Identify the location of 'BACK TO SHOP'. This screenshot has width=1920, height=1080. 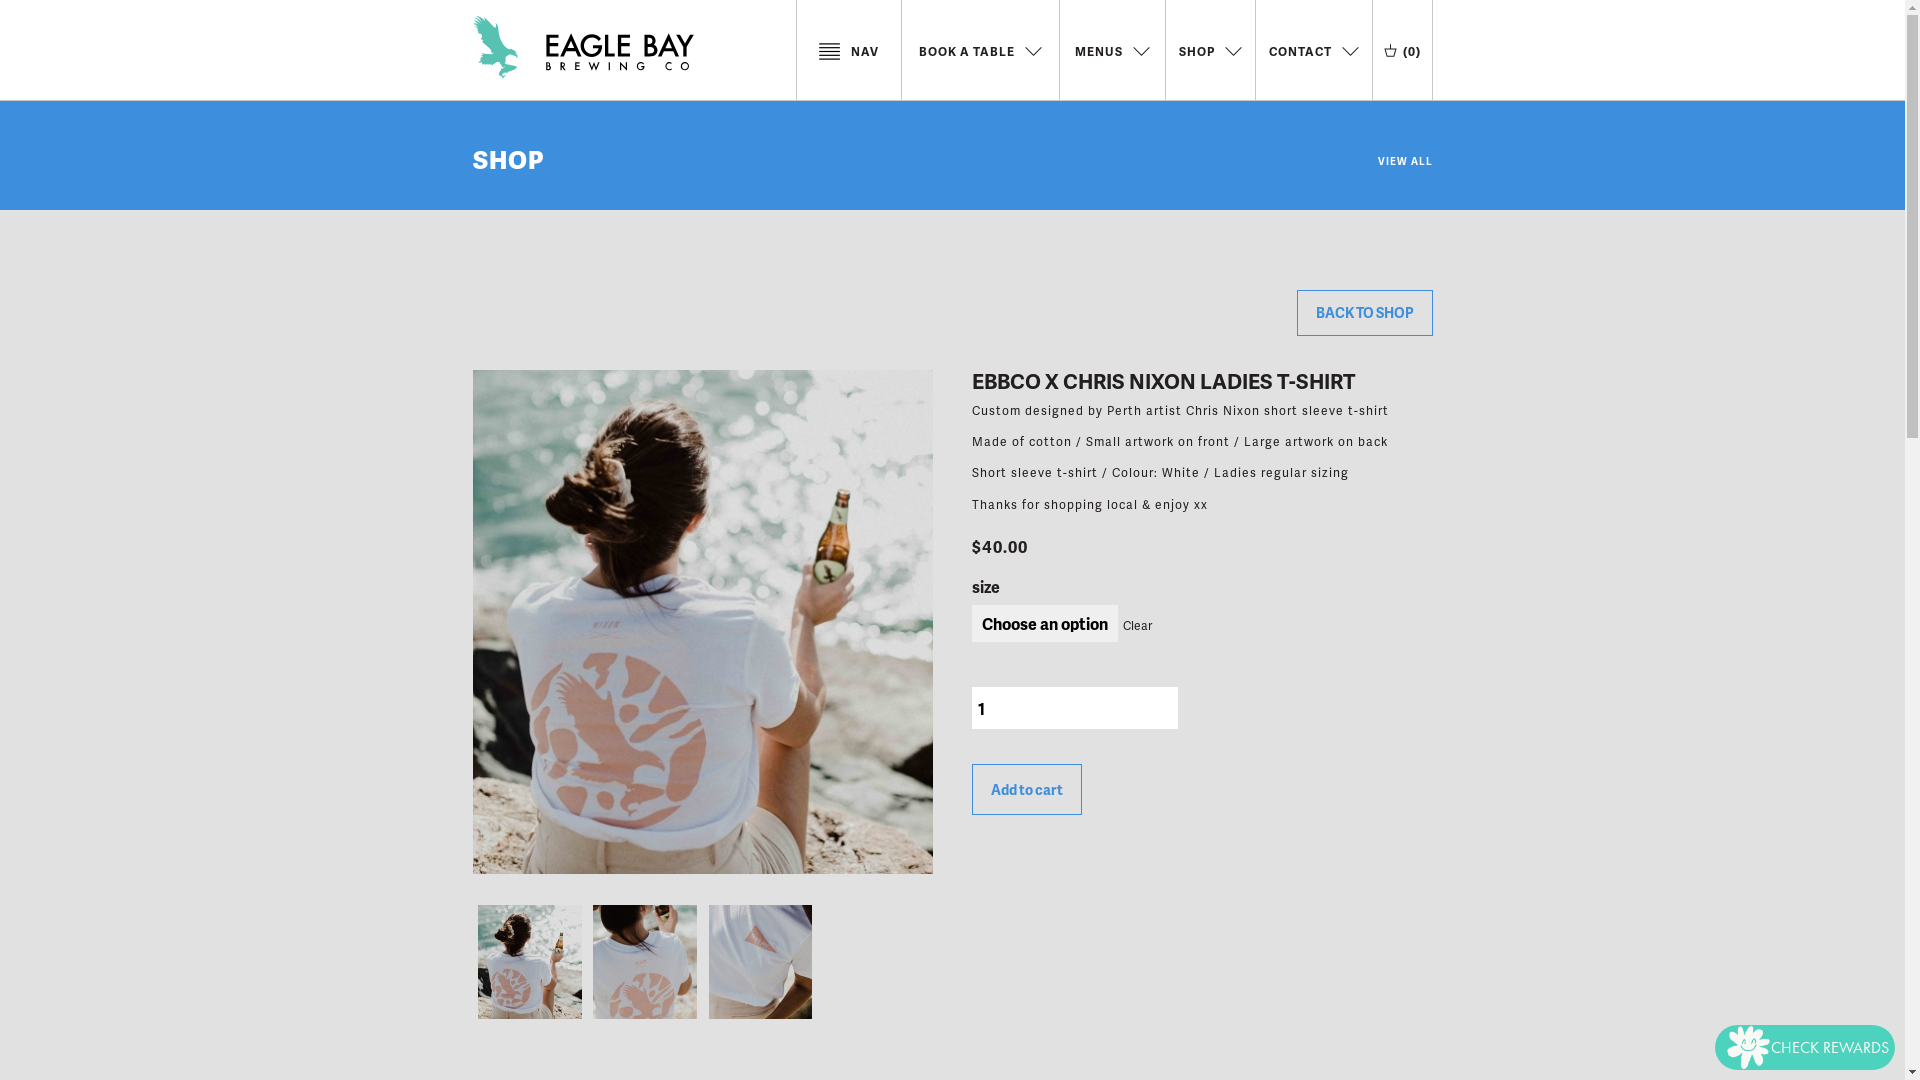
(1362, 312).